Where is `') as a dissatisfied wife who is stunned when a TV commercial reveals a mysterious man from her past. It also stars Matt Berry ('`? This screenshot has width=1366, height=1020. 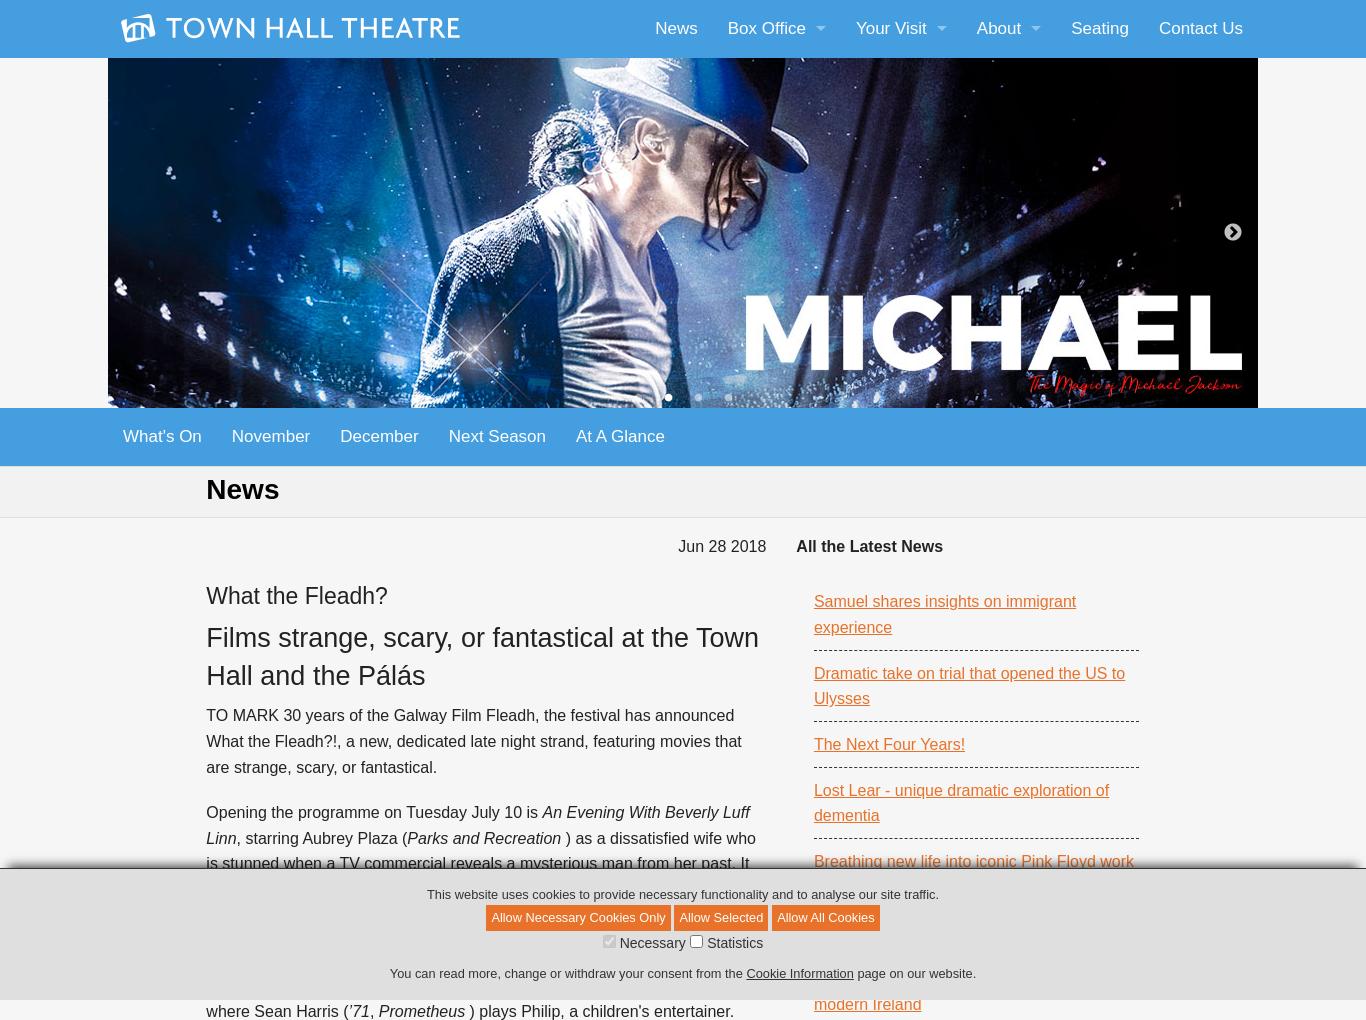 ') as a dissatisfied wife who is stunned when a TV commercial reveals a mysterious man from her past. It also stars Matt Berry (' is located at coordinates (204, 862).